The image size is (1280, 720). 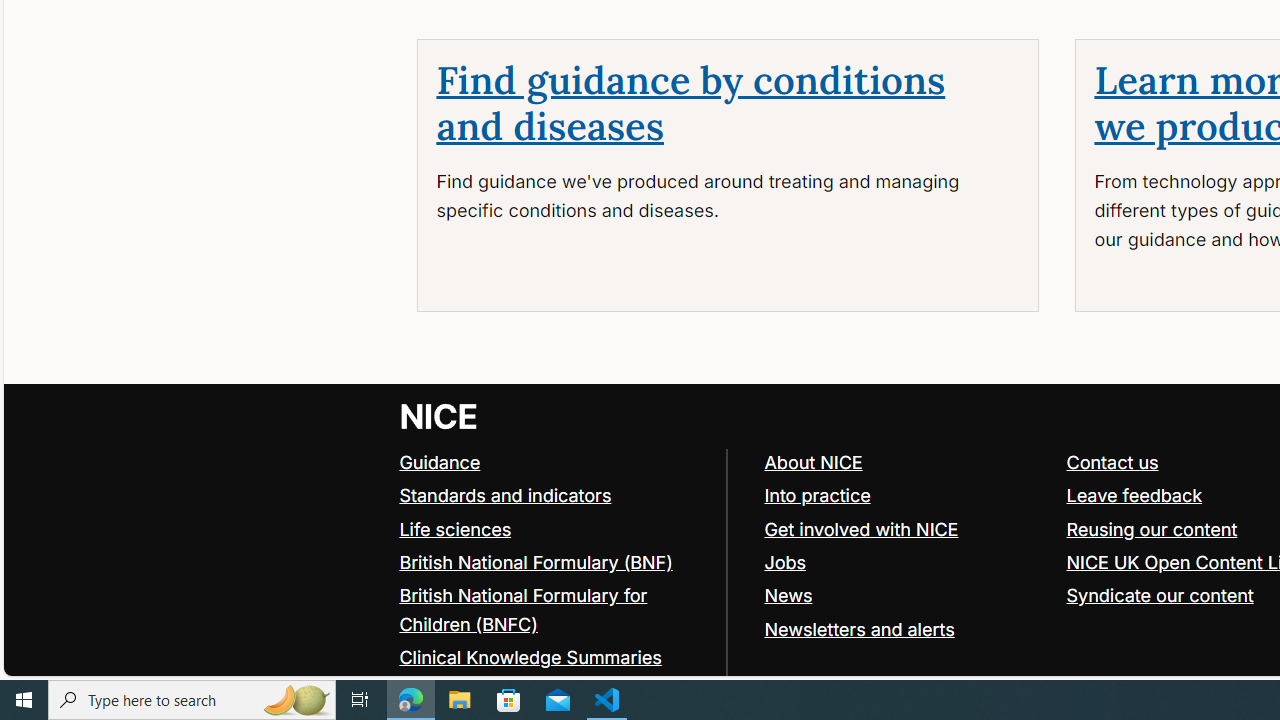 What do you see at coordinates (787, 594) in the screenshot?
I see `'News'` at bounding box center [787, 594].